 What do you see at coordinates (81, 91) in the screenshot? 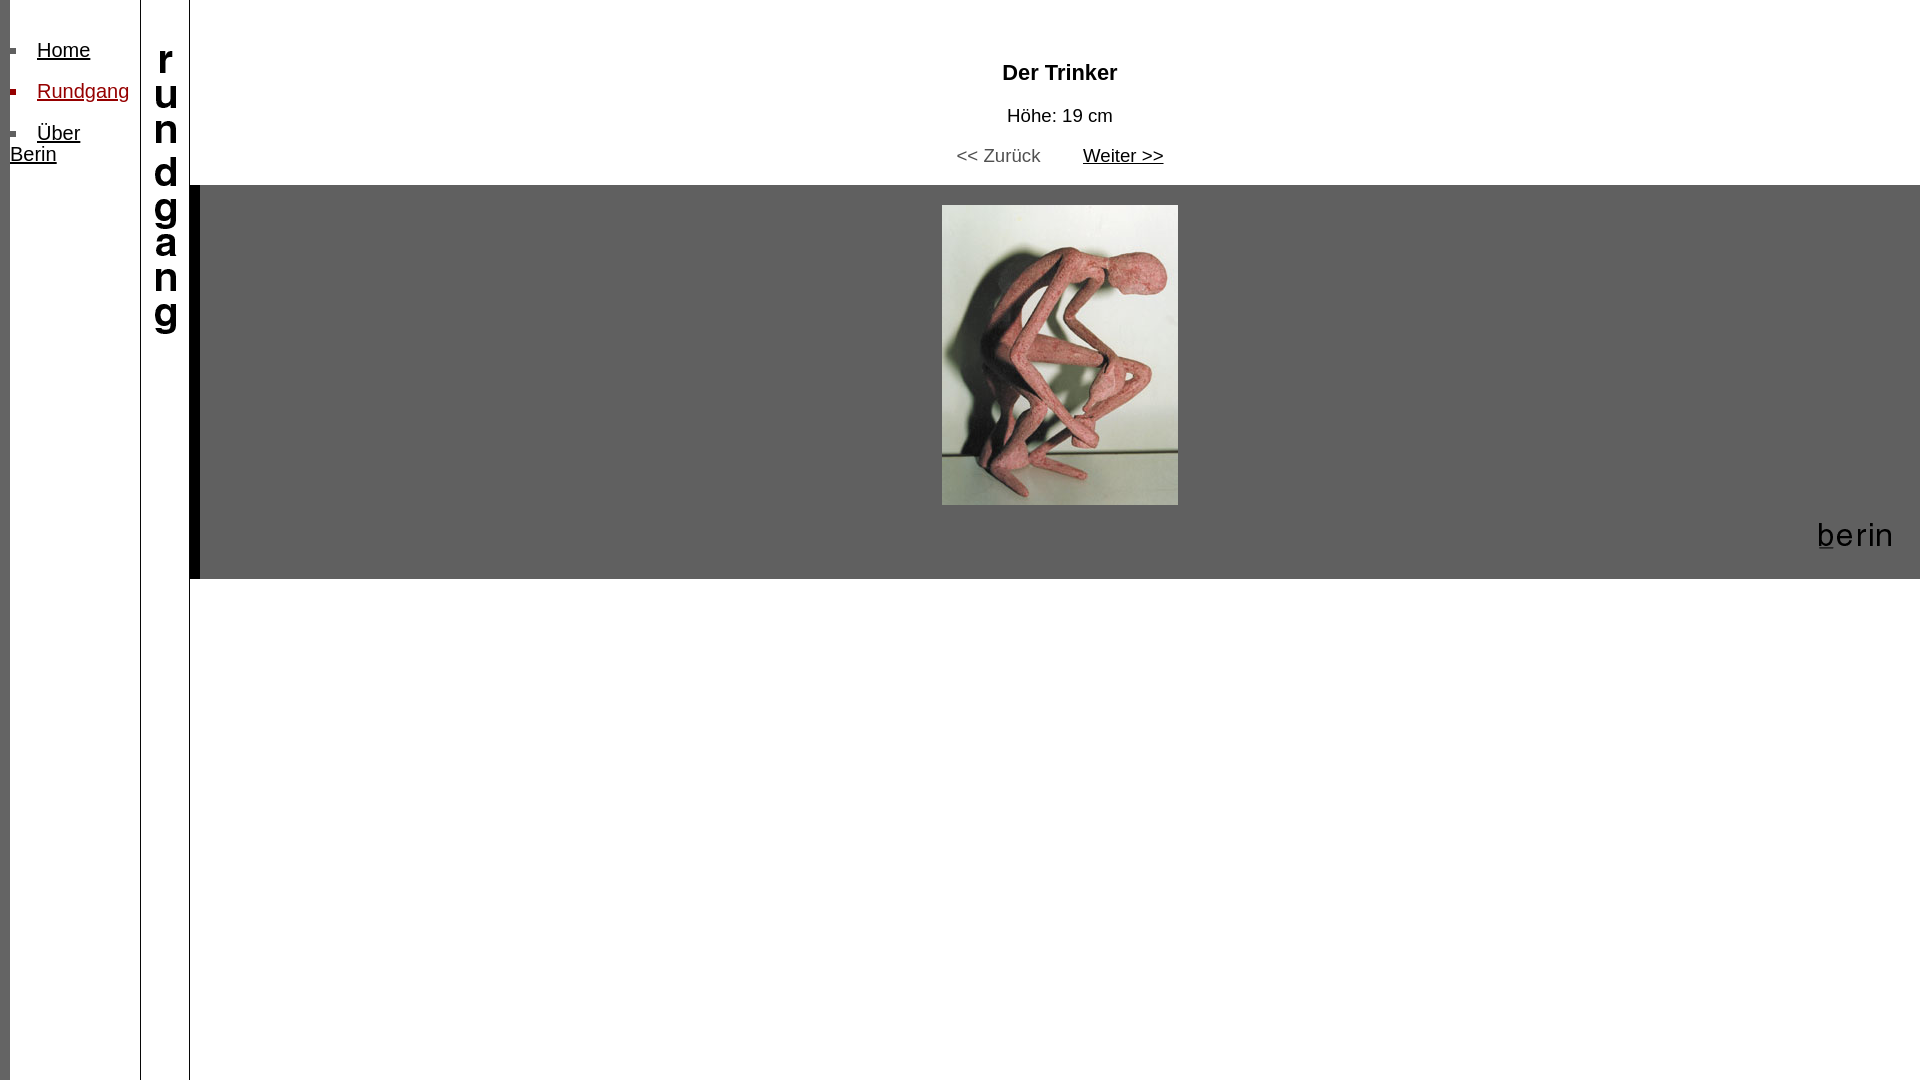
I see `'Rundgang'` at bounding box center [81, 91].